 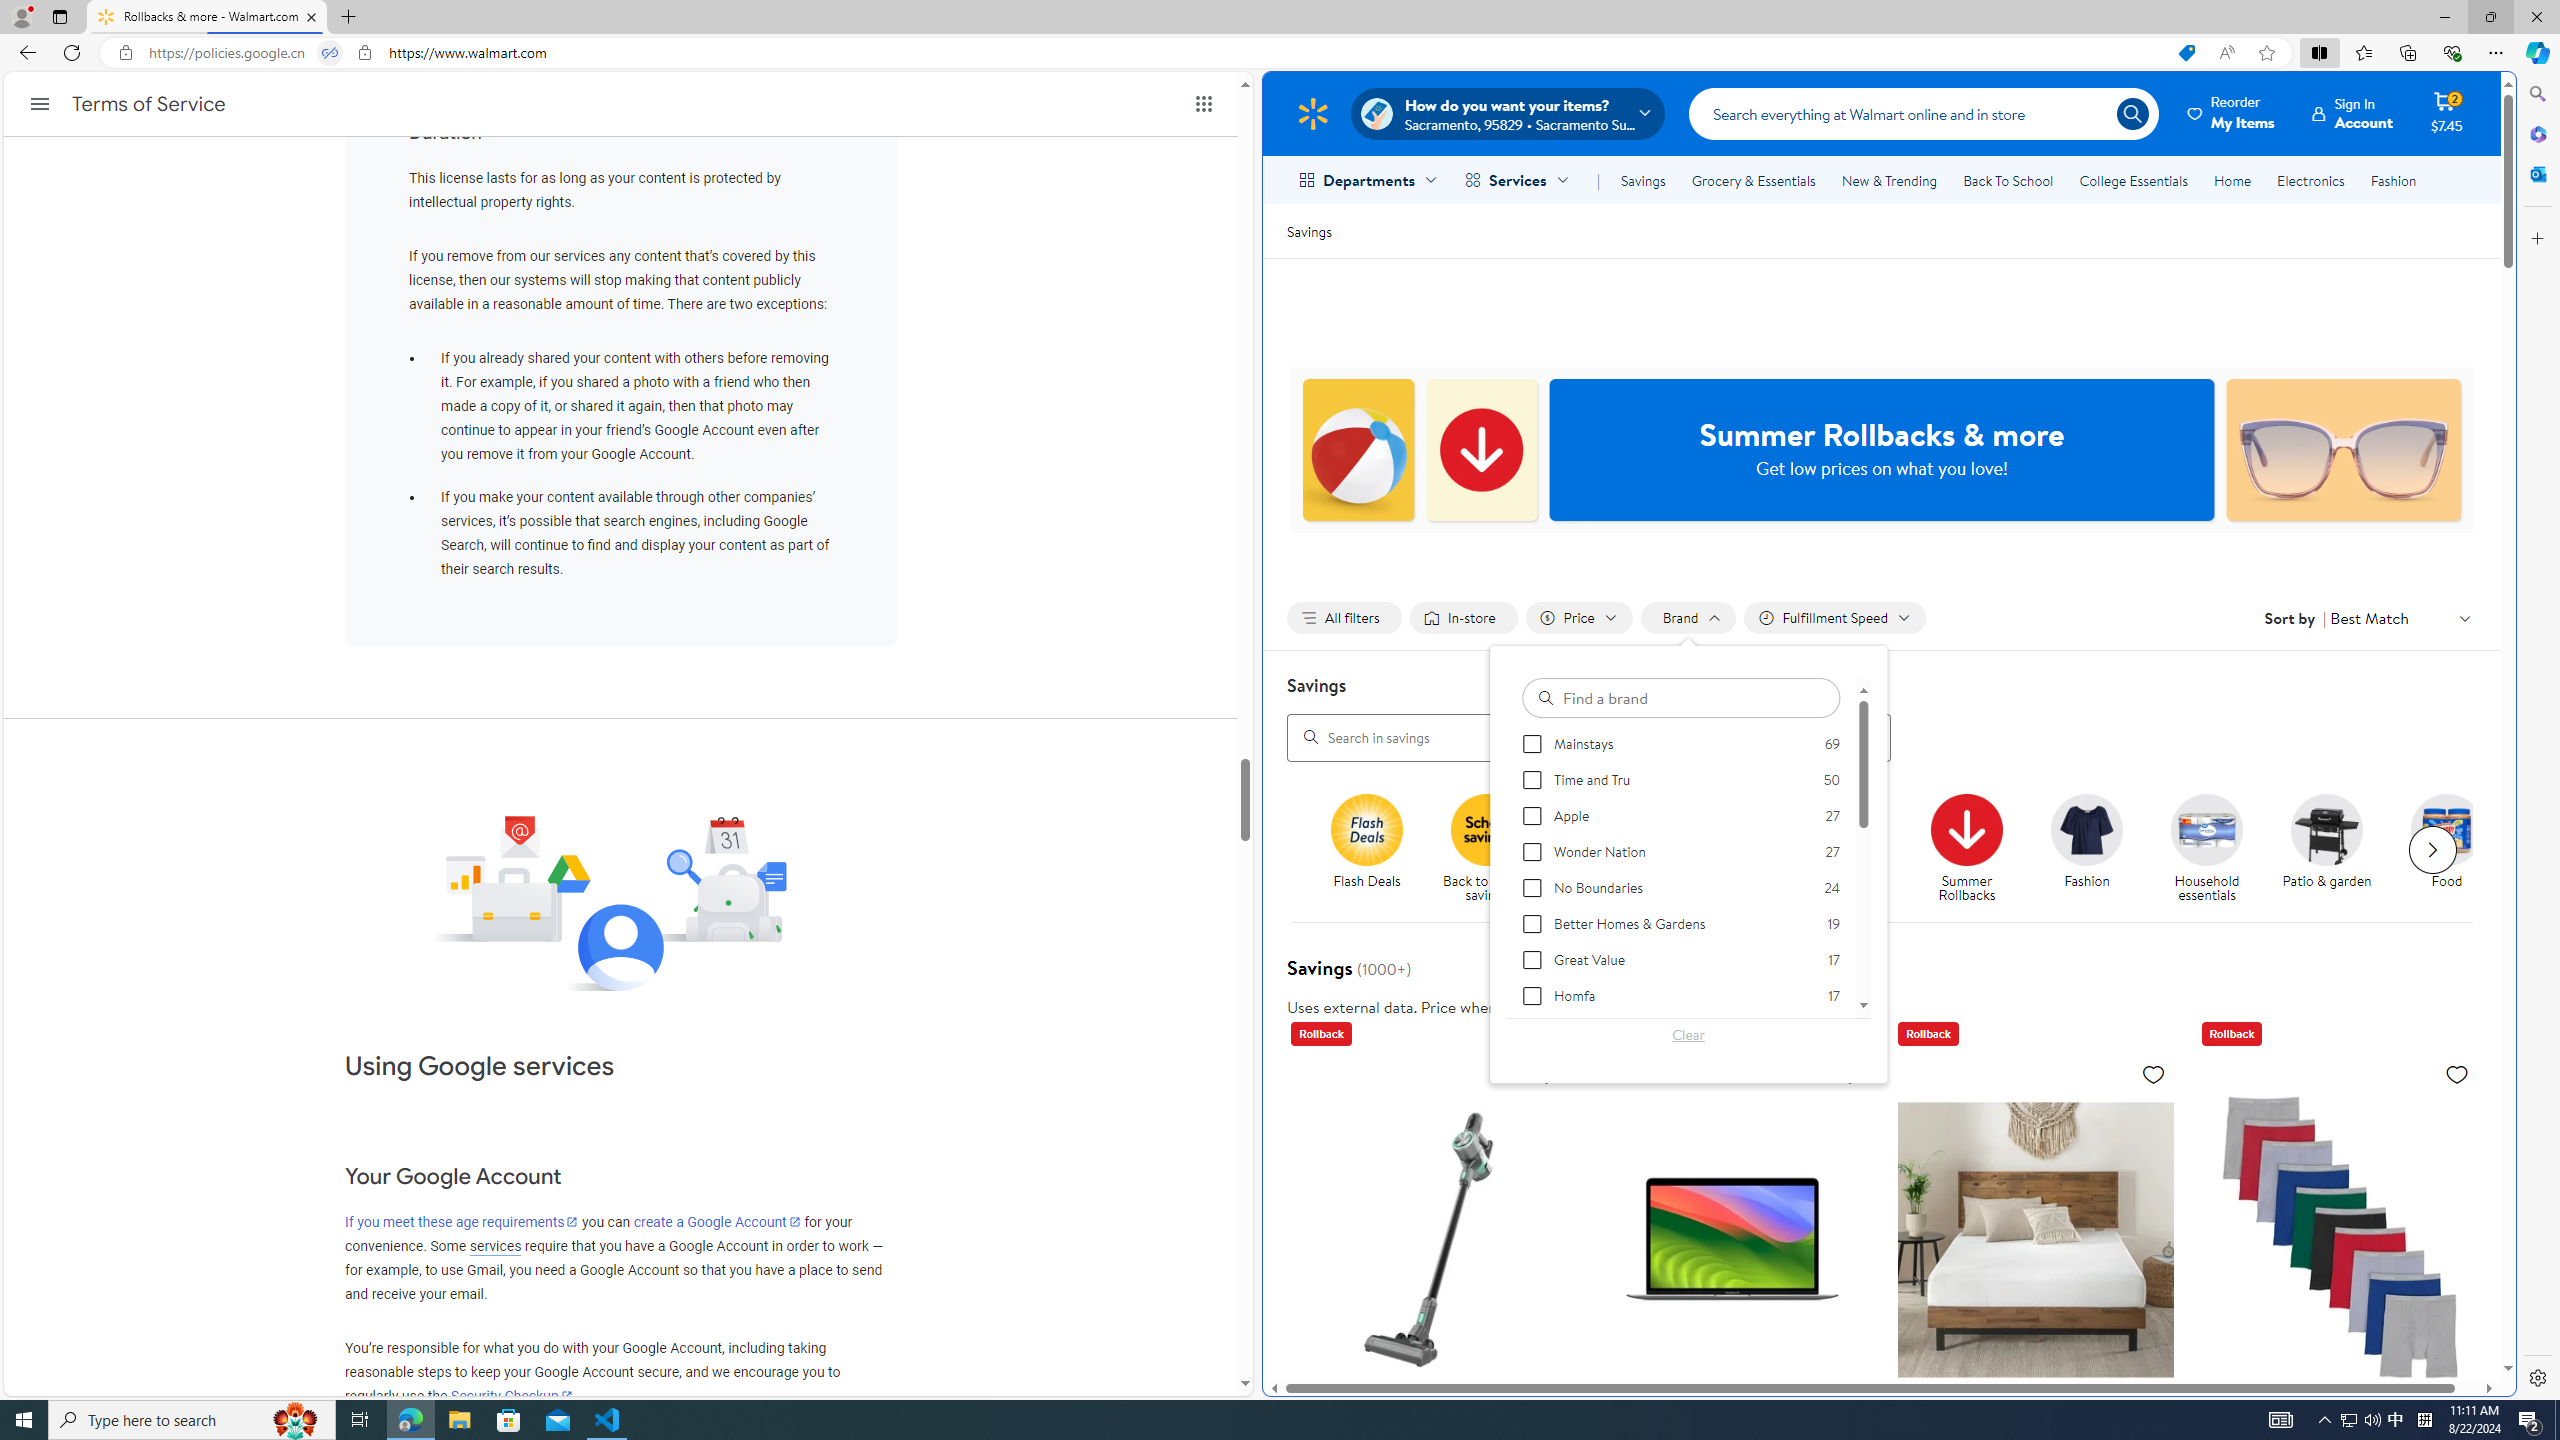 What do you see at coordinates (1366, 842) in the screenshot?
I see `'Flash deals Flash Deals'` at bounding box center [1366, 842].